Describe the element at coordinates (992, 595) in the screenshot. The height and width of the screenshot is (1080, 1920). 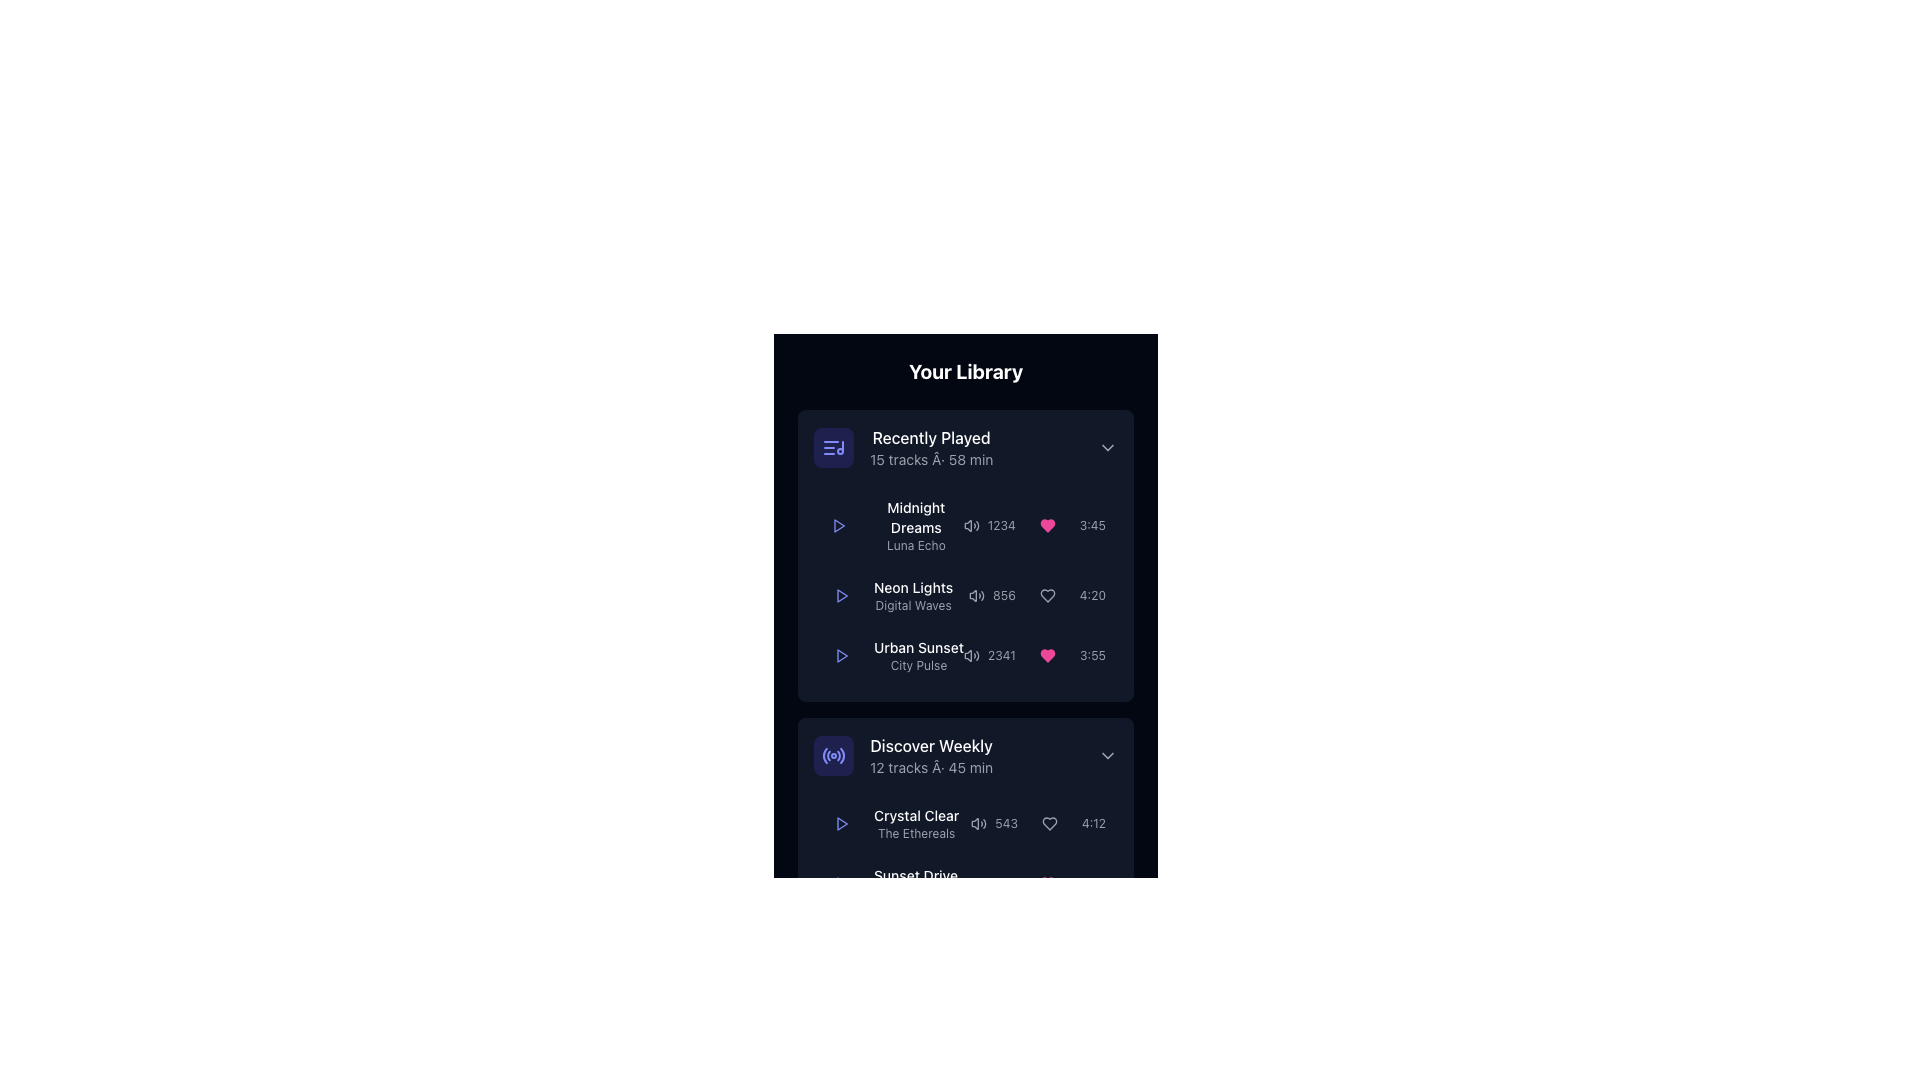
I see `numerical label '856' next to the speaker icon in the 'Recently Played' section for the song 'Neon Lights' by Digital Waves` at that location.